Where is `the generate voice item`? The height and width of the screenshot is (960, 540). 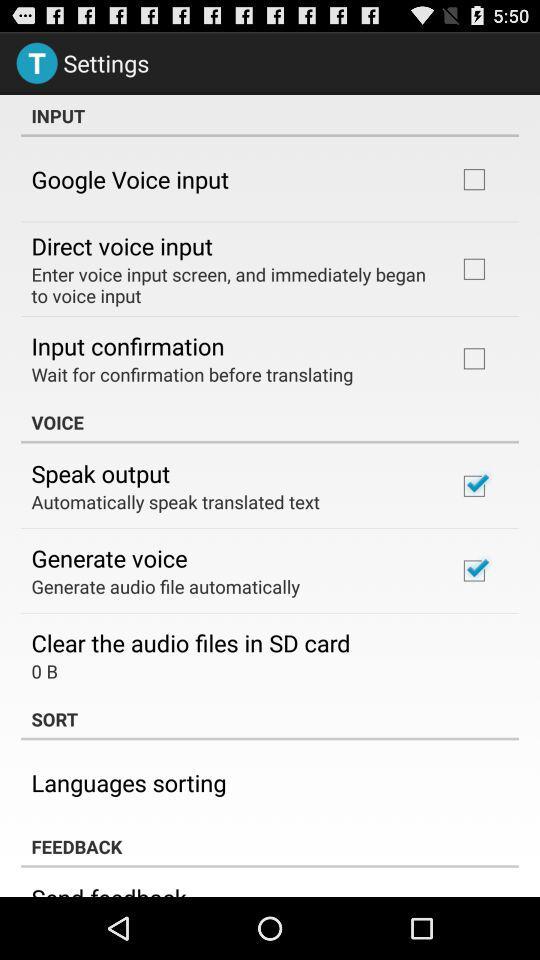
the generate voice item is located at coordinates (109, 558).